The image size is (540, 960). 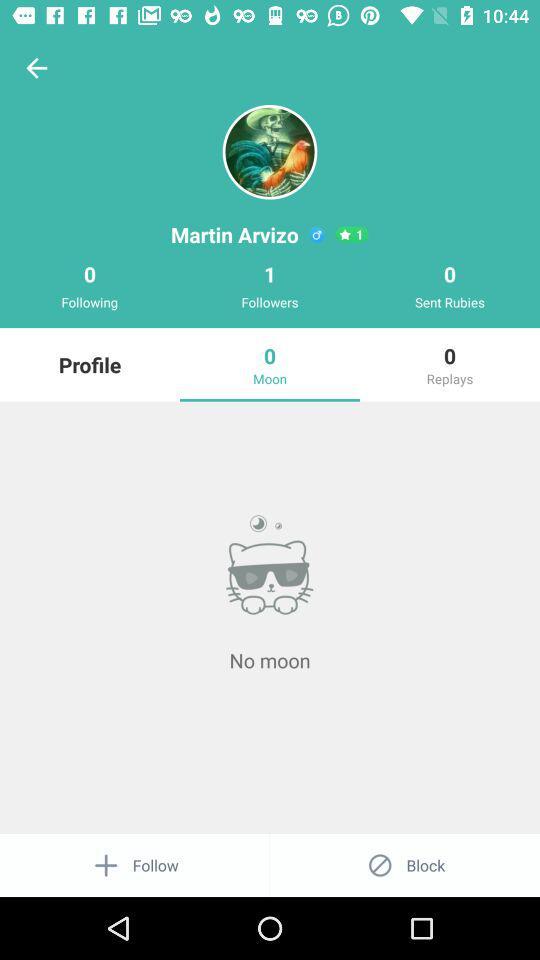 I want to click on the item above following icon, so click(x=36, y=68).